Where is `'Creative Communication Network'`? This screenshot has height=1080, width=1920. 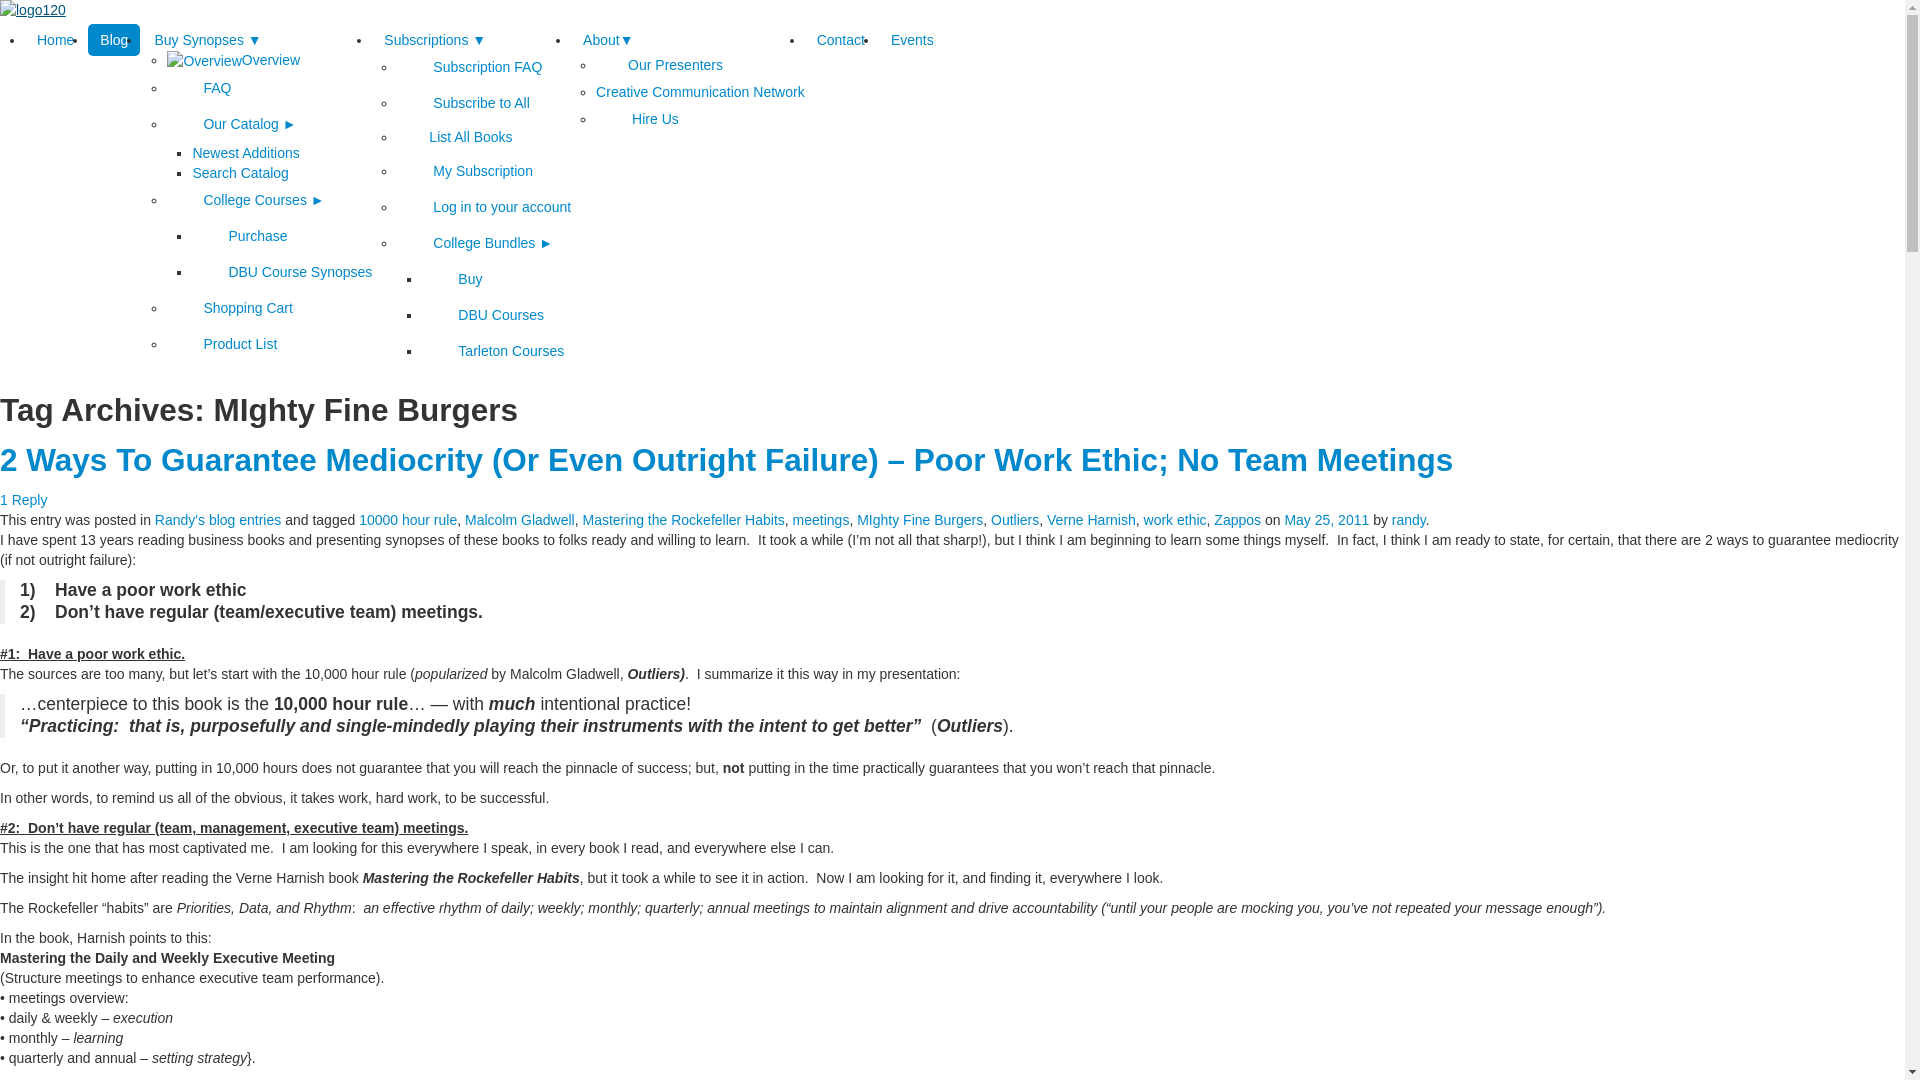
'Creative Communication Network' is located at coordinates (700, 92).